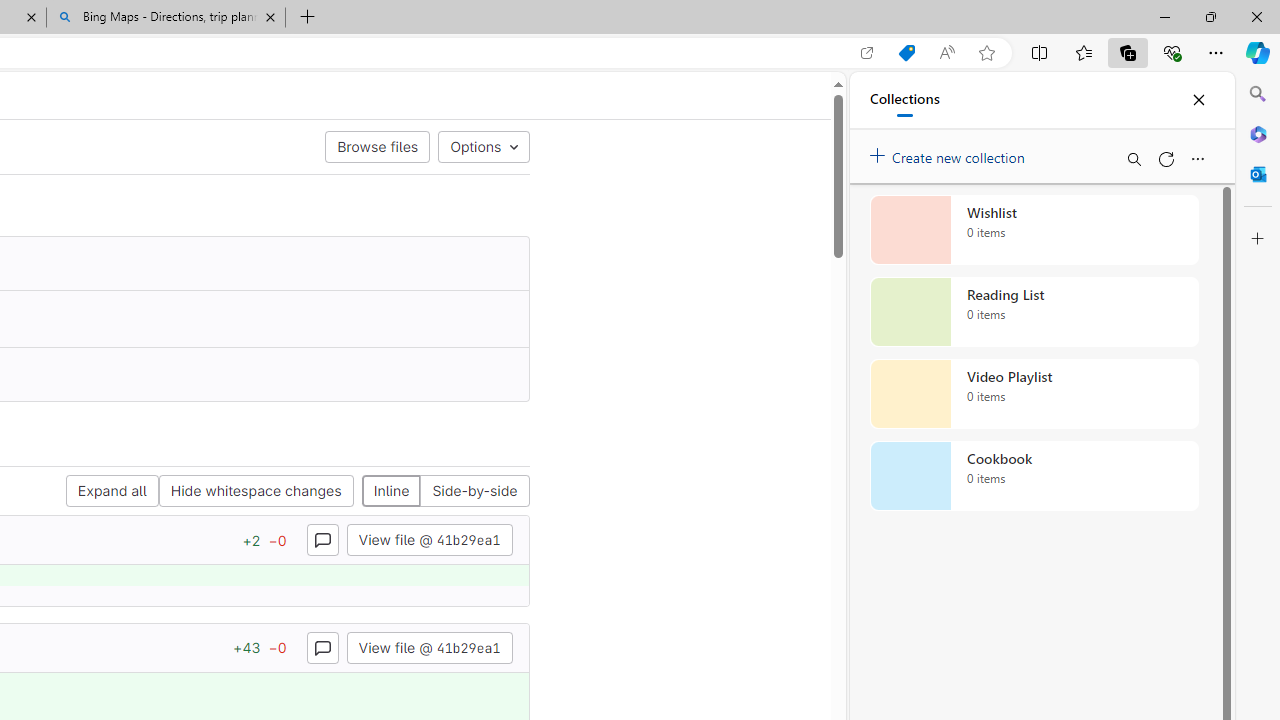  Describe the element at coordinates (111, 491) in the screenshot. I see `'Expand all'` at that location.